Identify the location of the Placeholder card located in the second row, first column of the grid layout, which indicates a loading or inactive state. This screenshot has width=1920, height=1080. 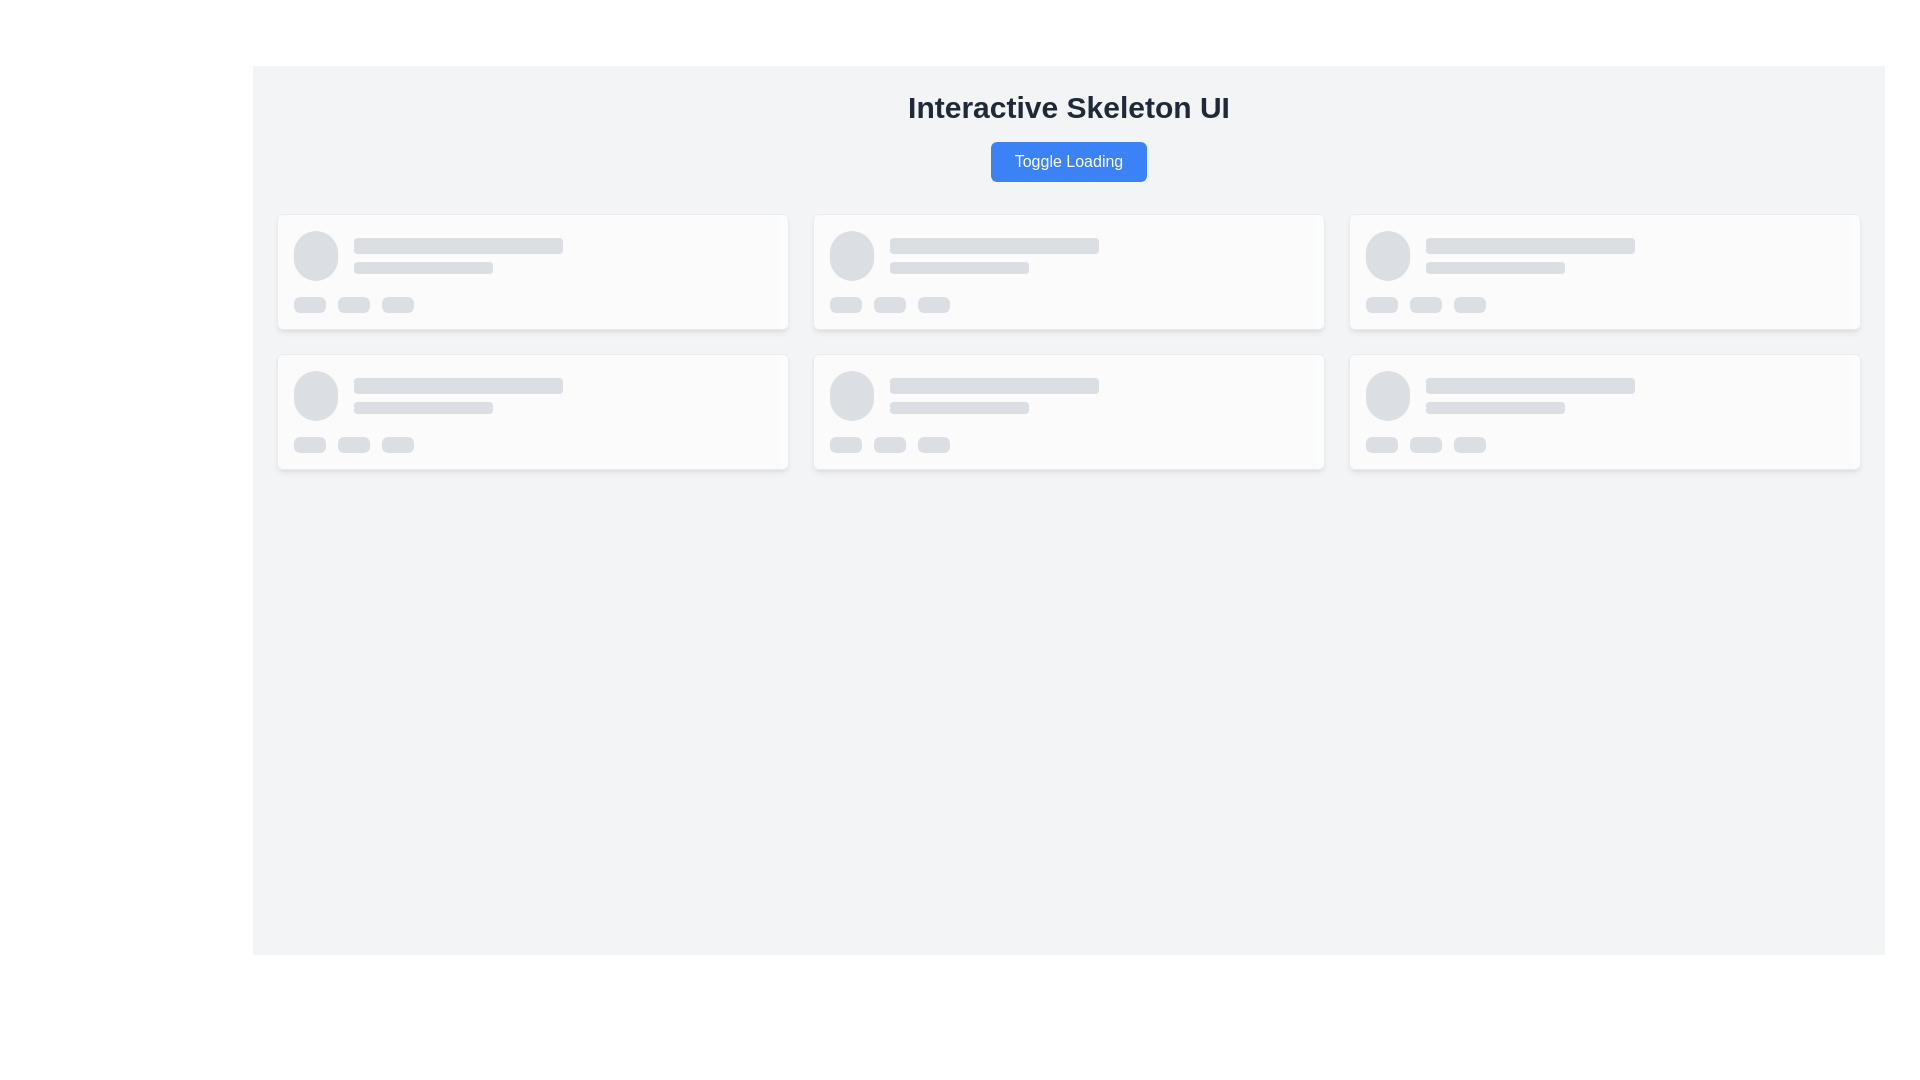
(532, 411).